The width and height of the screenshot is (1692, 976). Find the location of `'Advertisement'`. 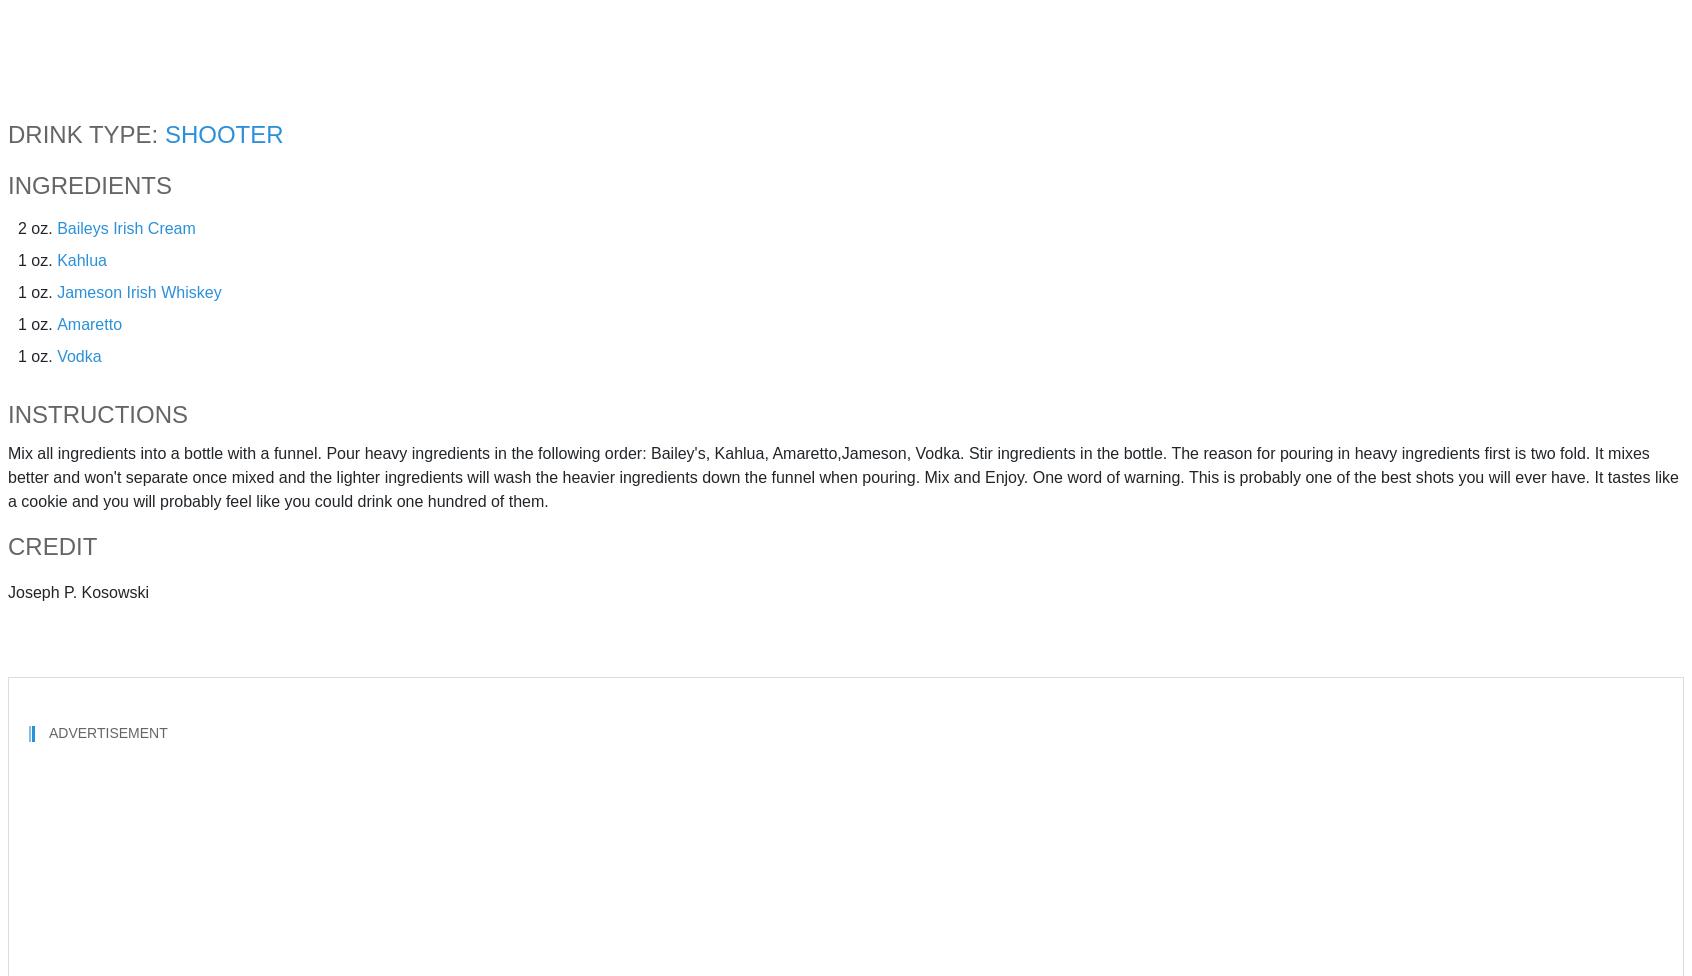

'Advertisement' is located at coordinates (107, 732).